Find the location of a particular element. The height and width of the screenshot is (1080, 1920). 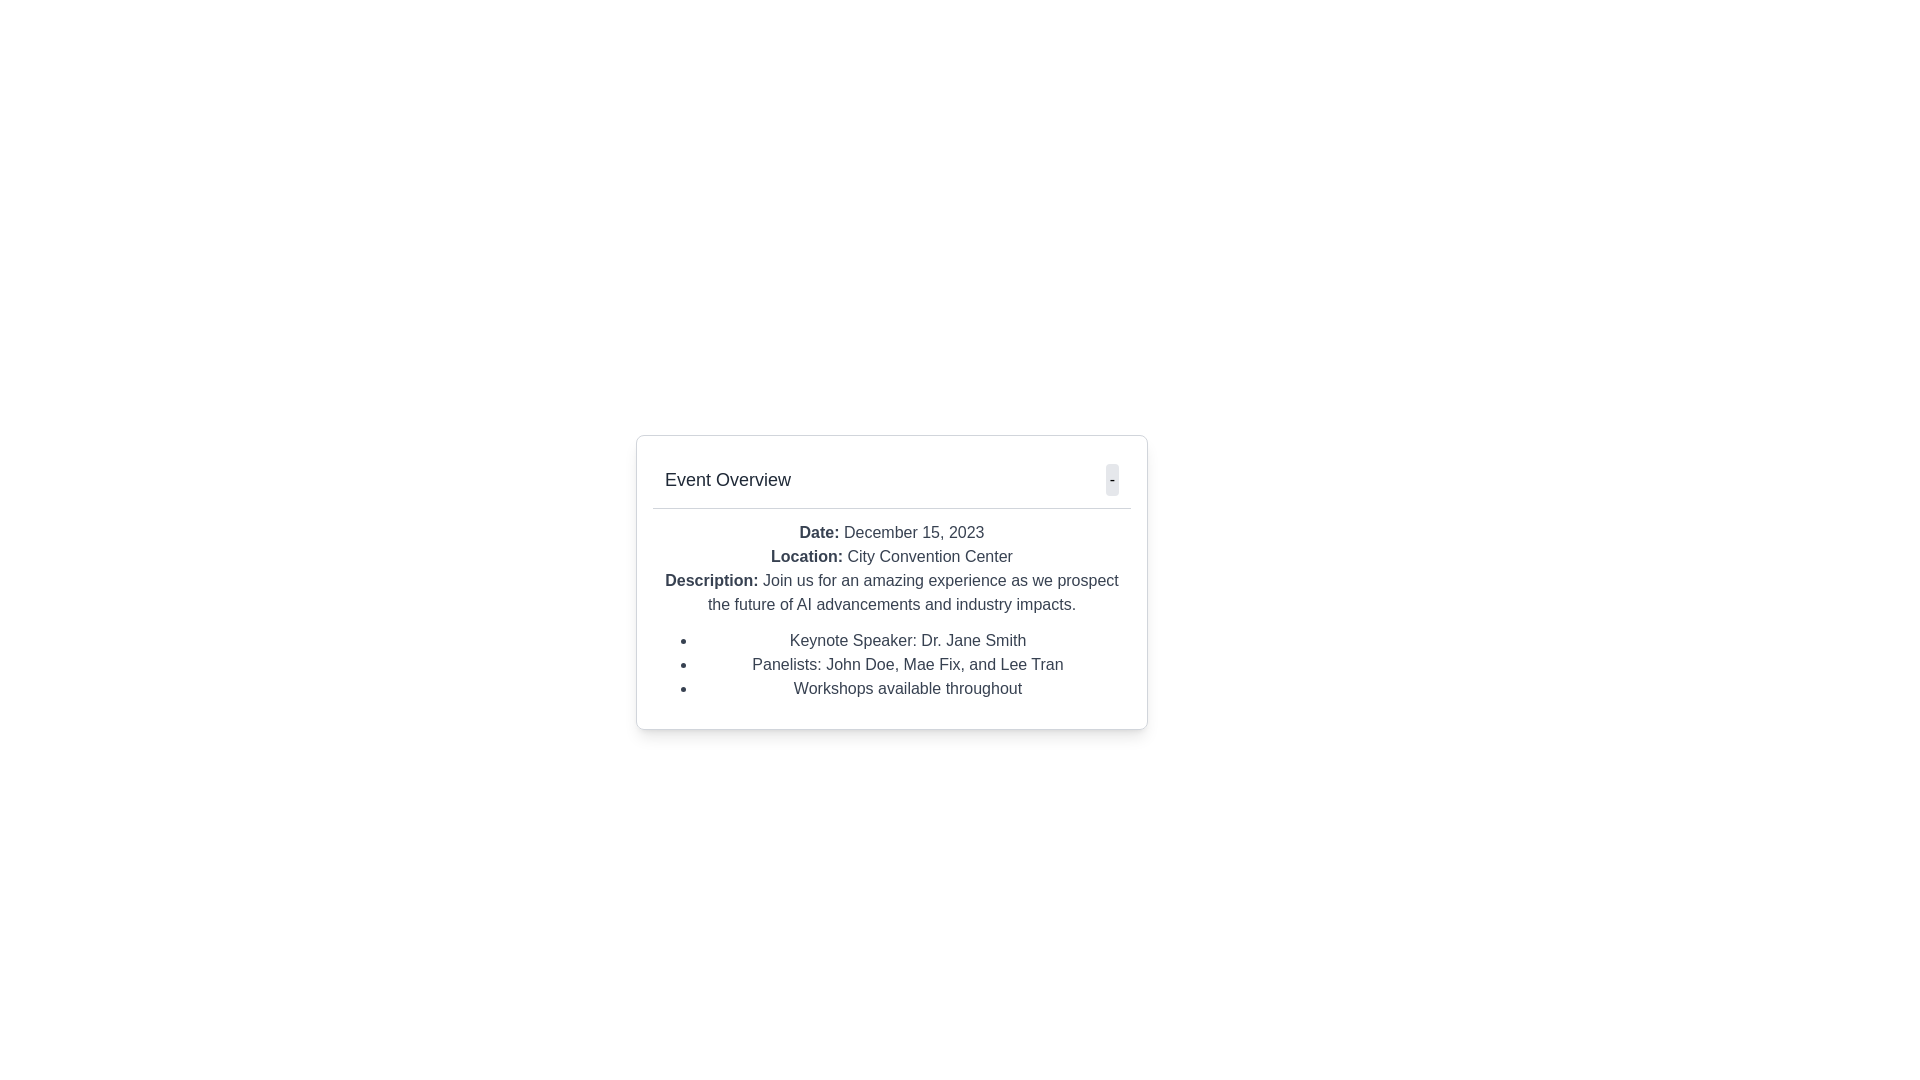

the descriptive text element that provides information about the availability of workshops in the Event Overview section is located at coordinates (906, 688).